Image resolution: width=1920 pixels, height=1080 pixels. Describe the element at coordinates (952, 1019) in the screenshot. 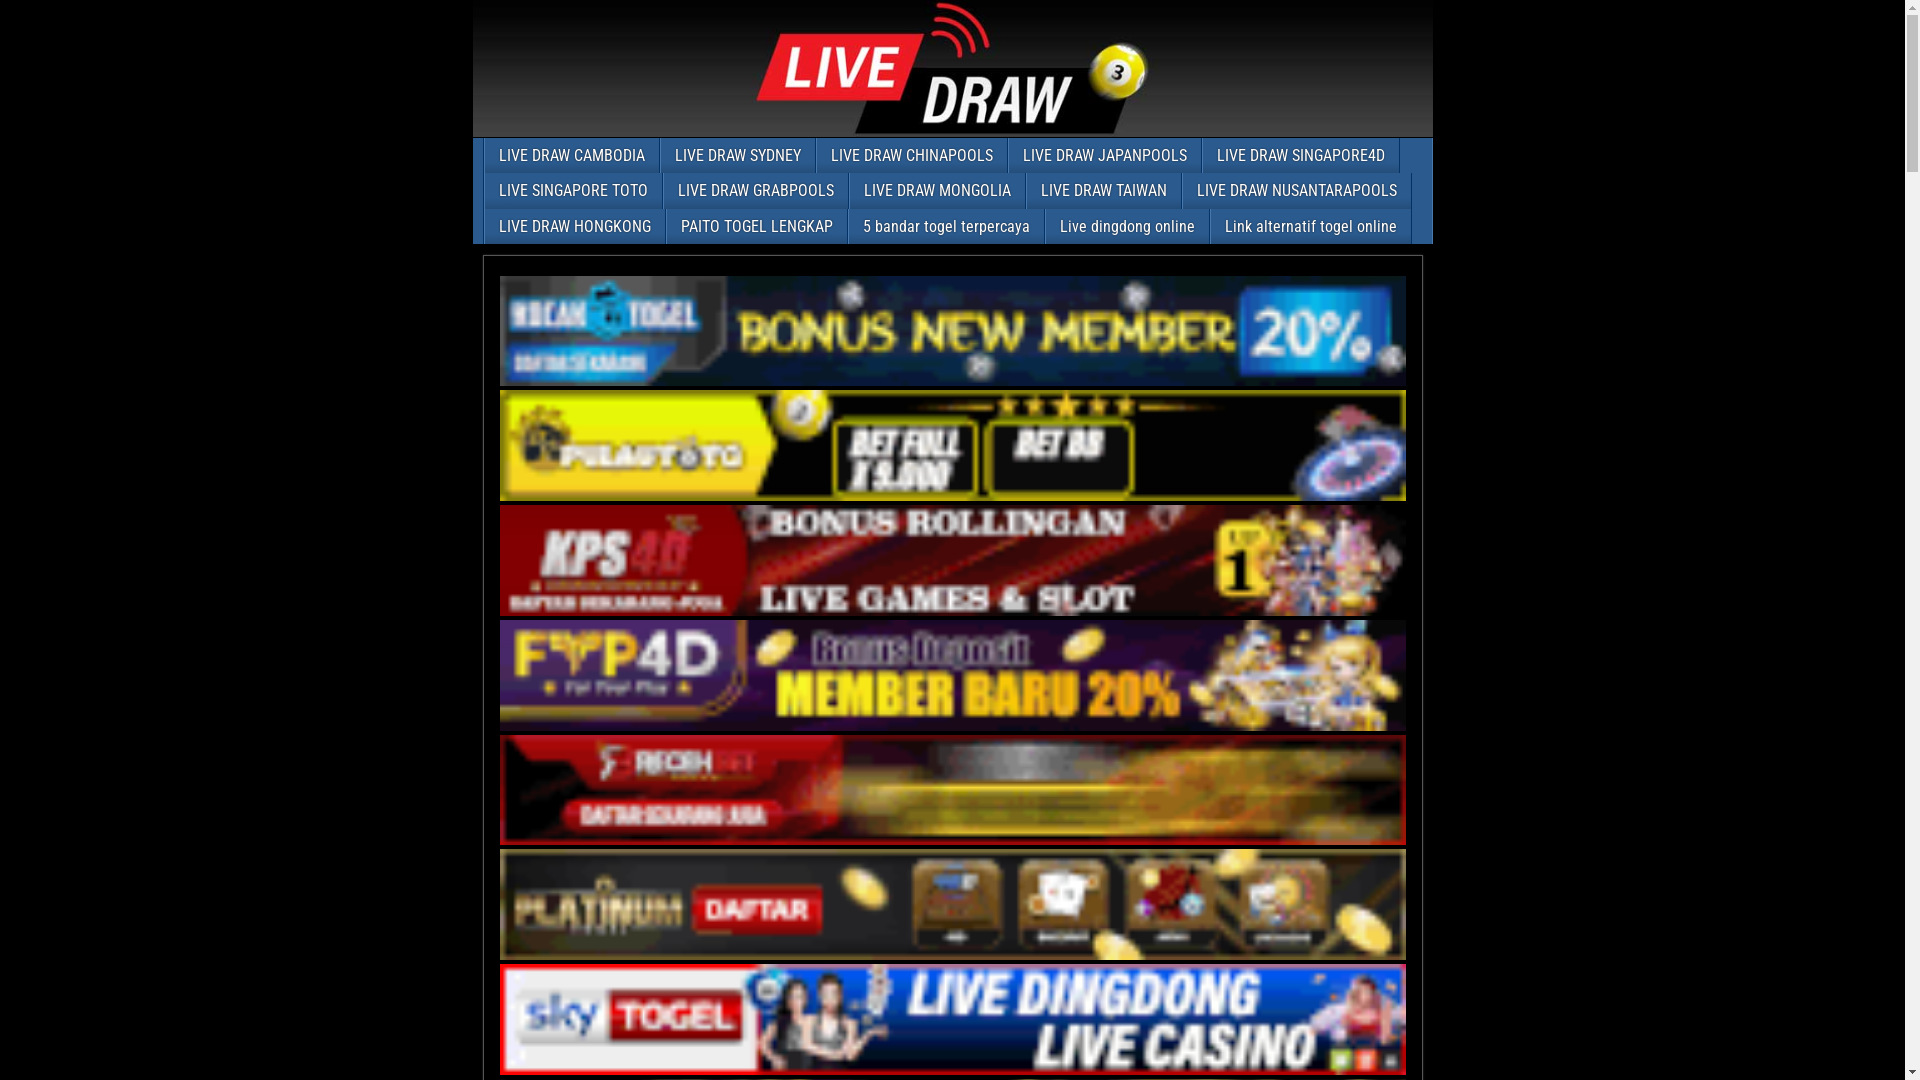

I see `'SKYTOGEL | BANDAR TOGEL TERLENGKAP'` at that location.